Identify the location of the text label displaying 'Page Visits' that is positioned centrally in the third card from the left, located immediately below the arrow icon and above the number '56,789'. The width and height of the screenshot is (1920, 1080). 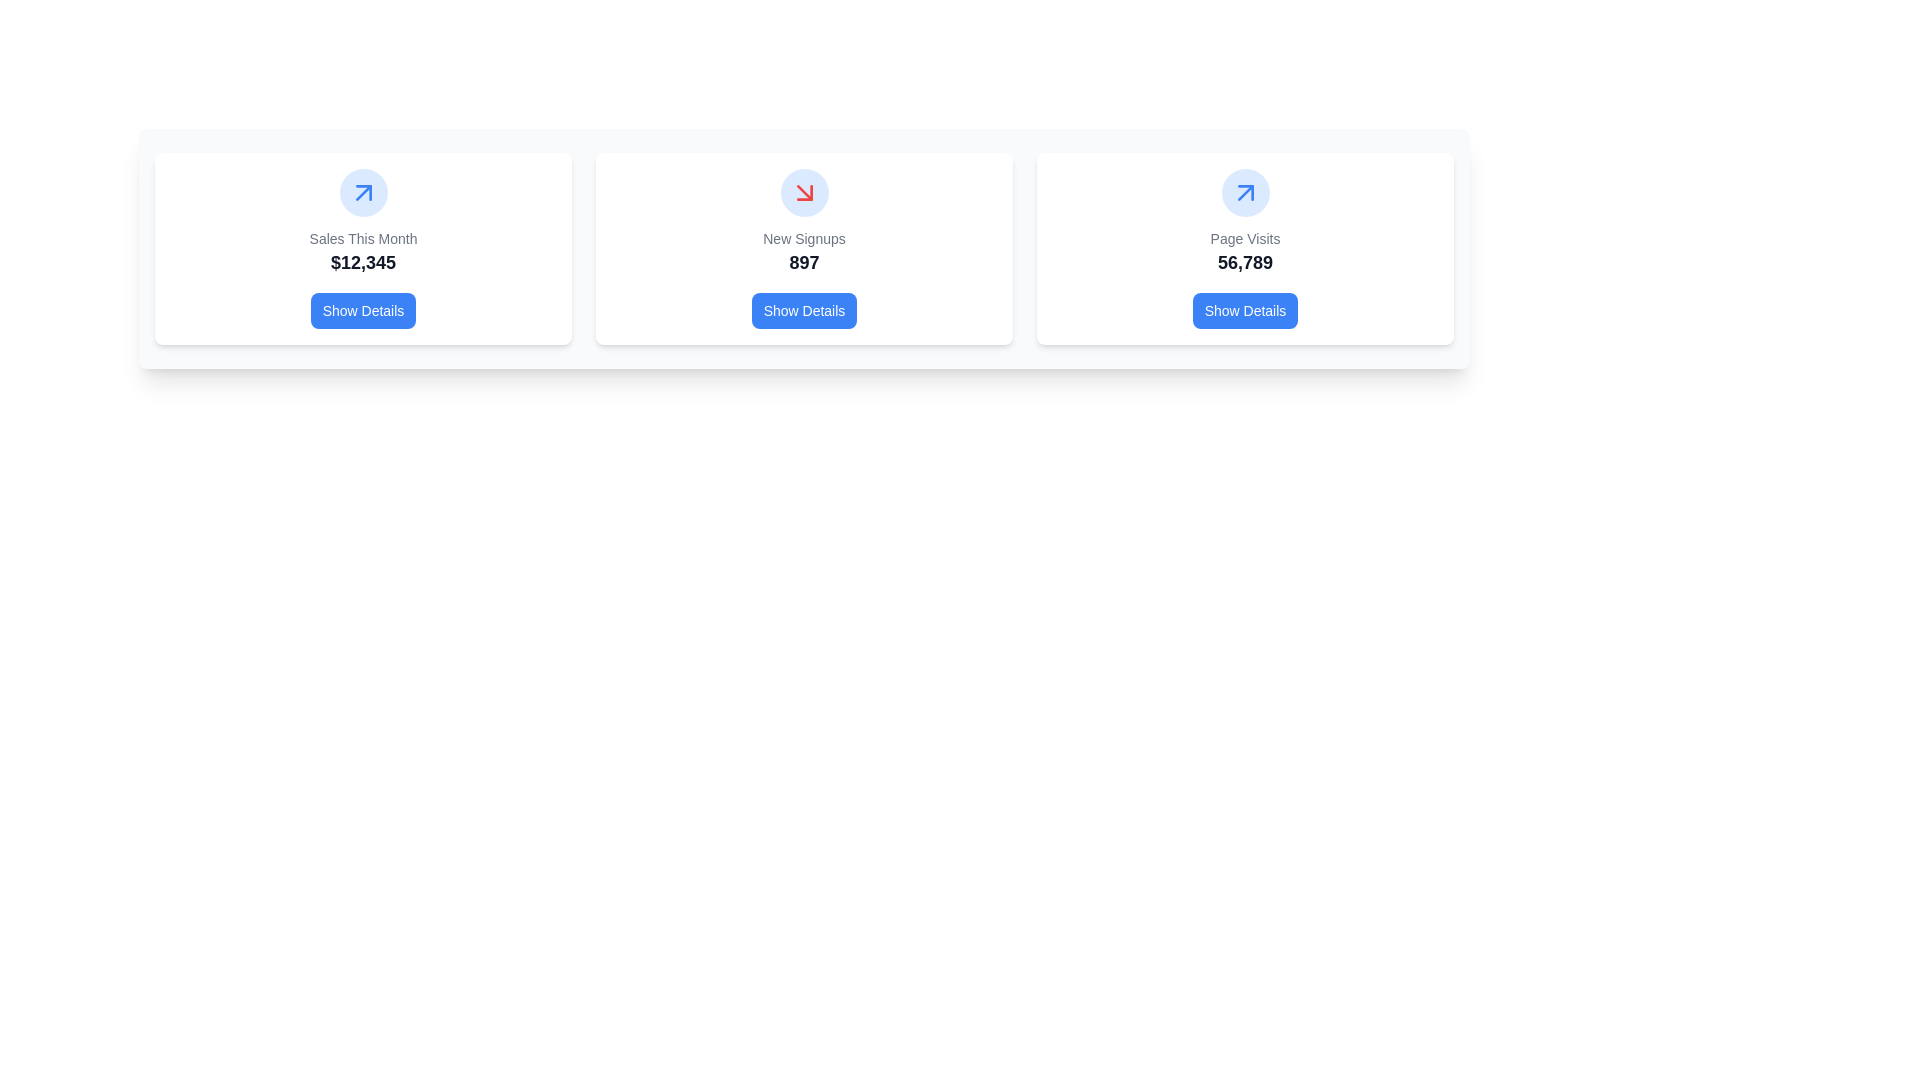
(1244, 238).